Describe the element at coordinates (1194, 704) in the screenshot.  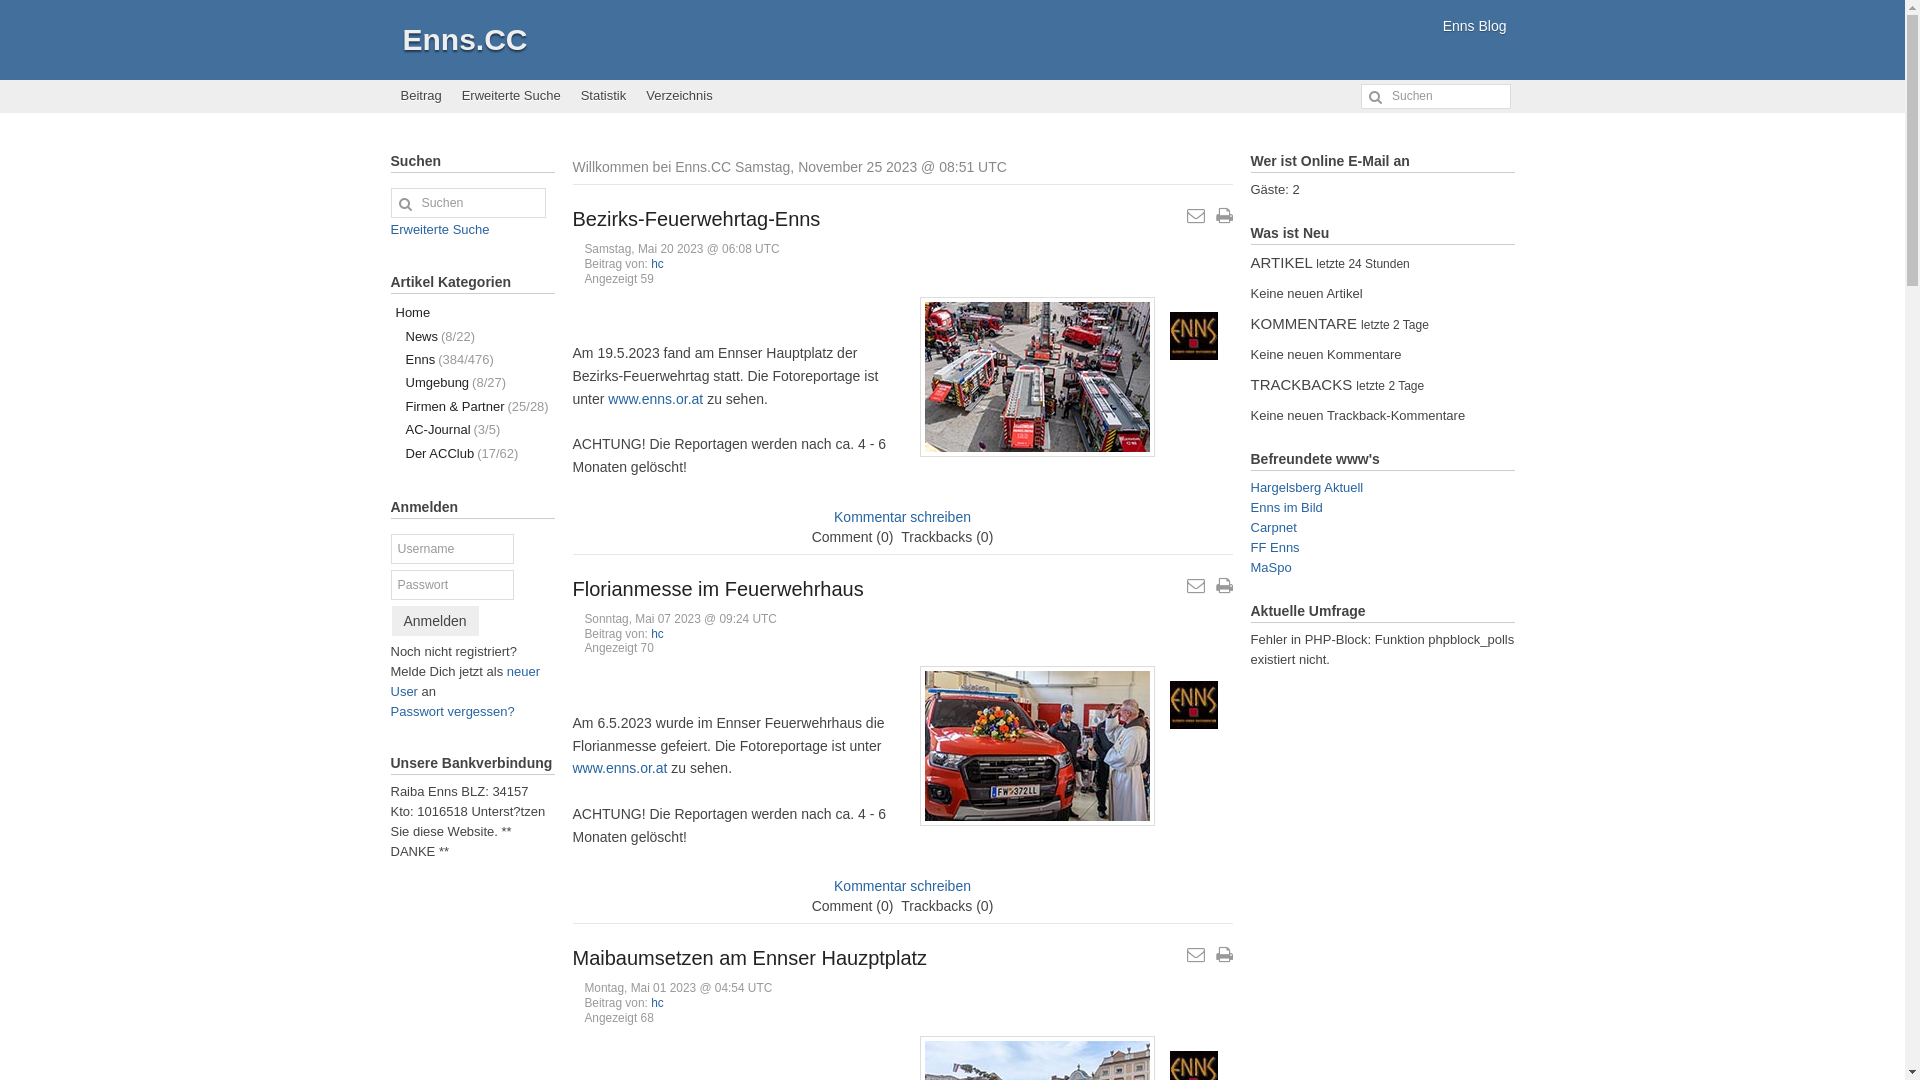
I see `'Enns'` at that location.